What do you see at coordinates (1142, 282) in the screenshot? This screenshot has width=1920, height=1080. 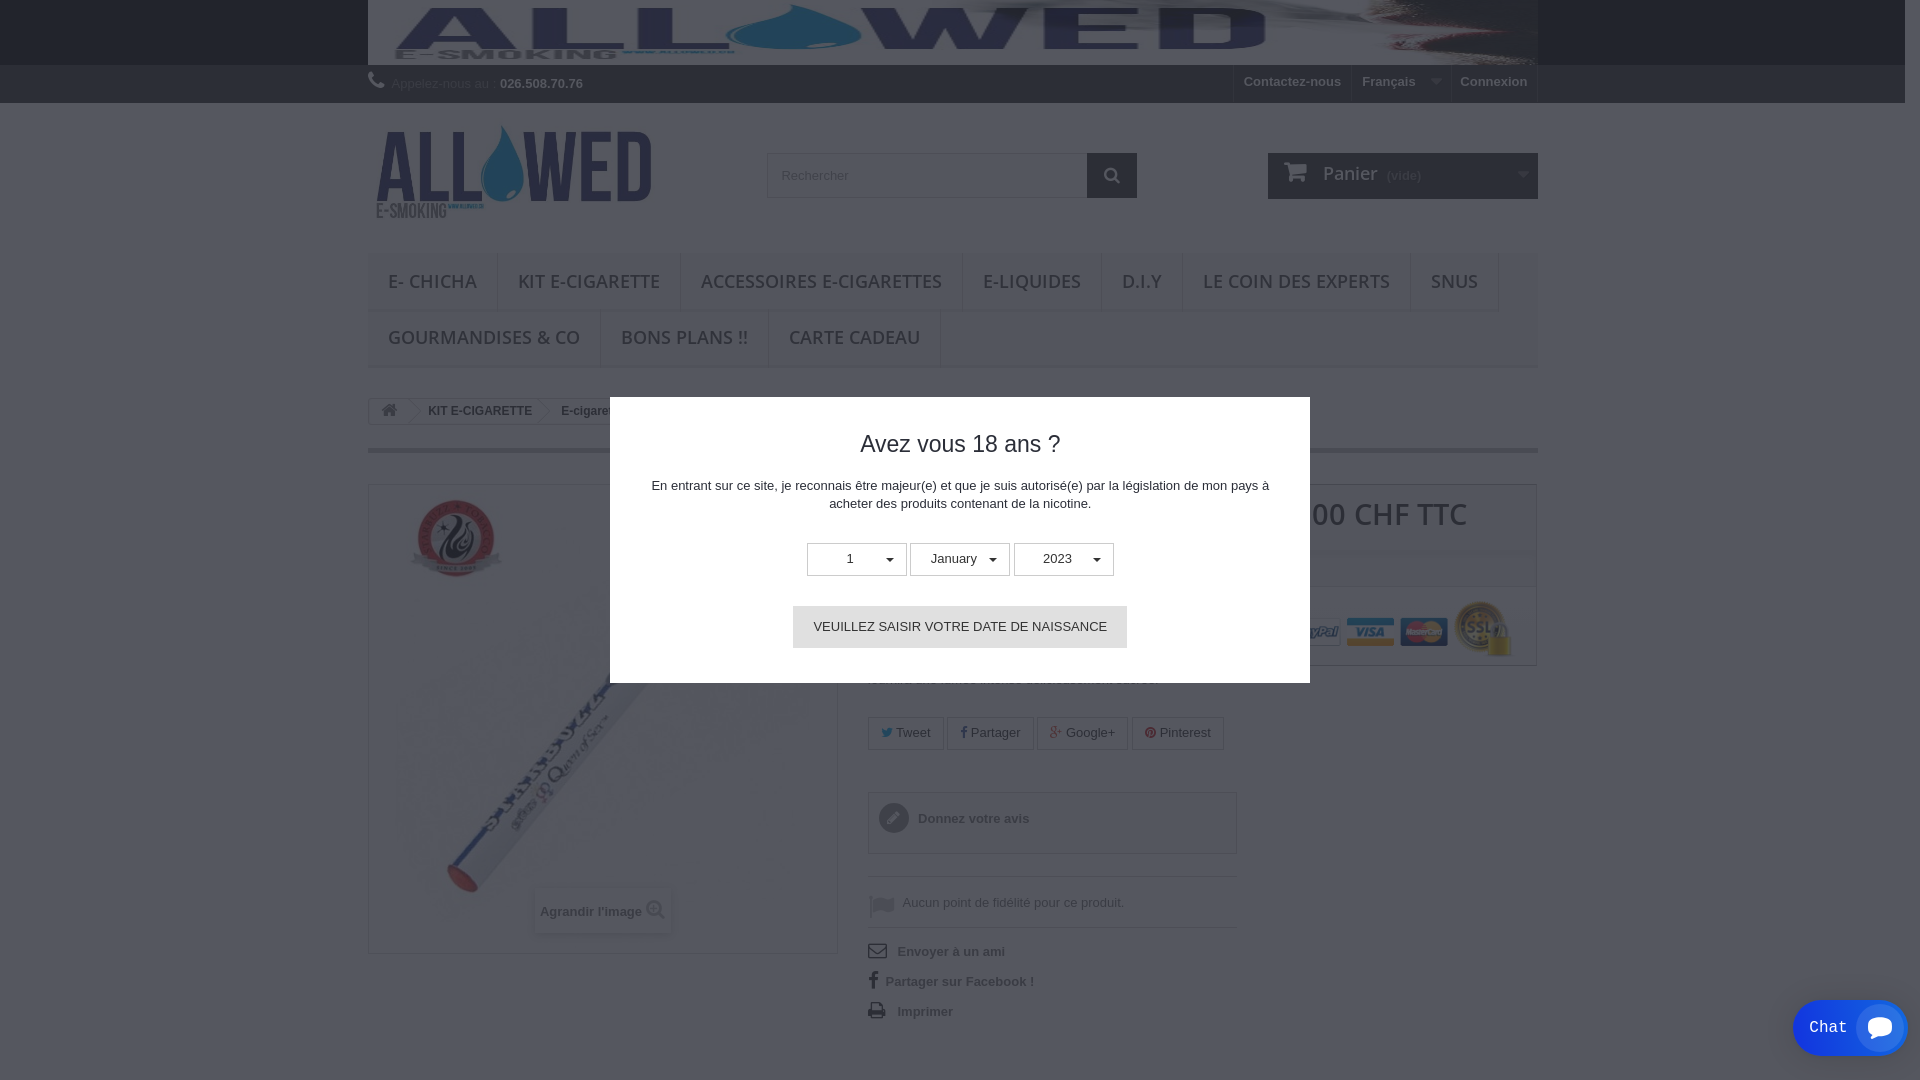 I see `'D.I.Y'` at bounding box center [1142, 282].